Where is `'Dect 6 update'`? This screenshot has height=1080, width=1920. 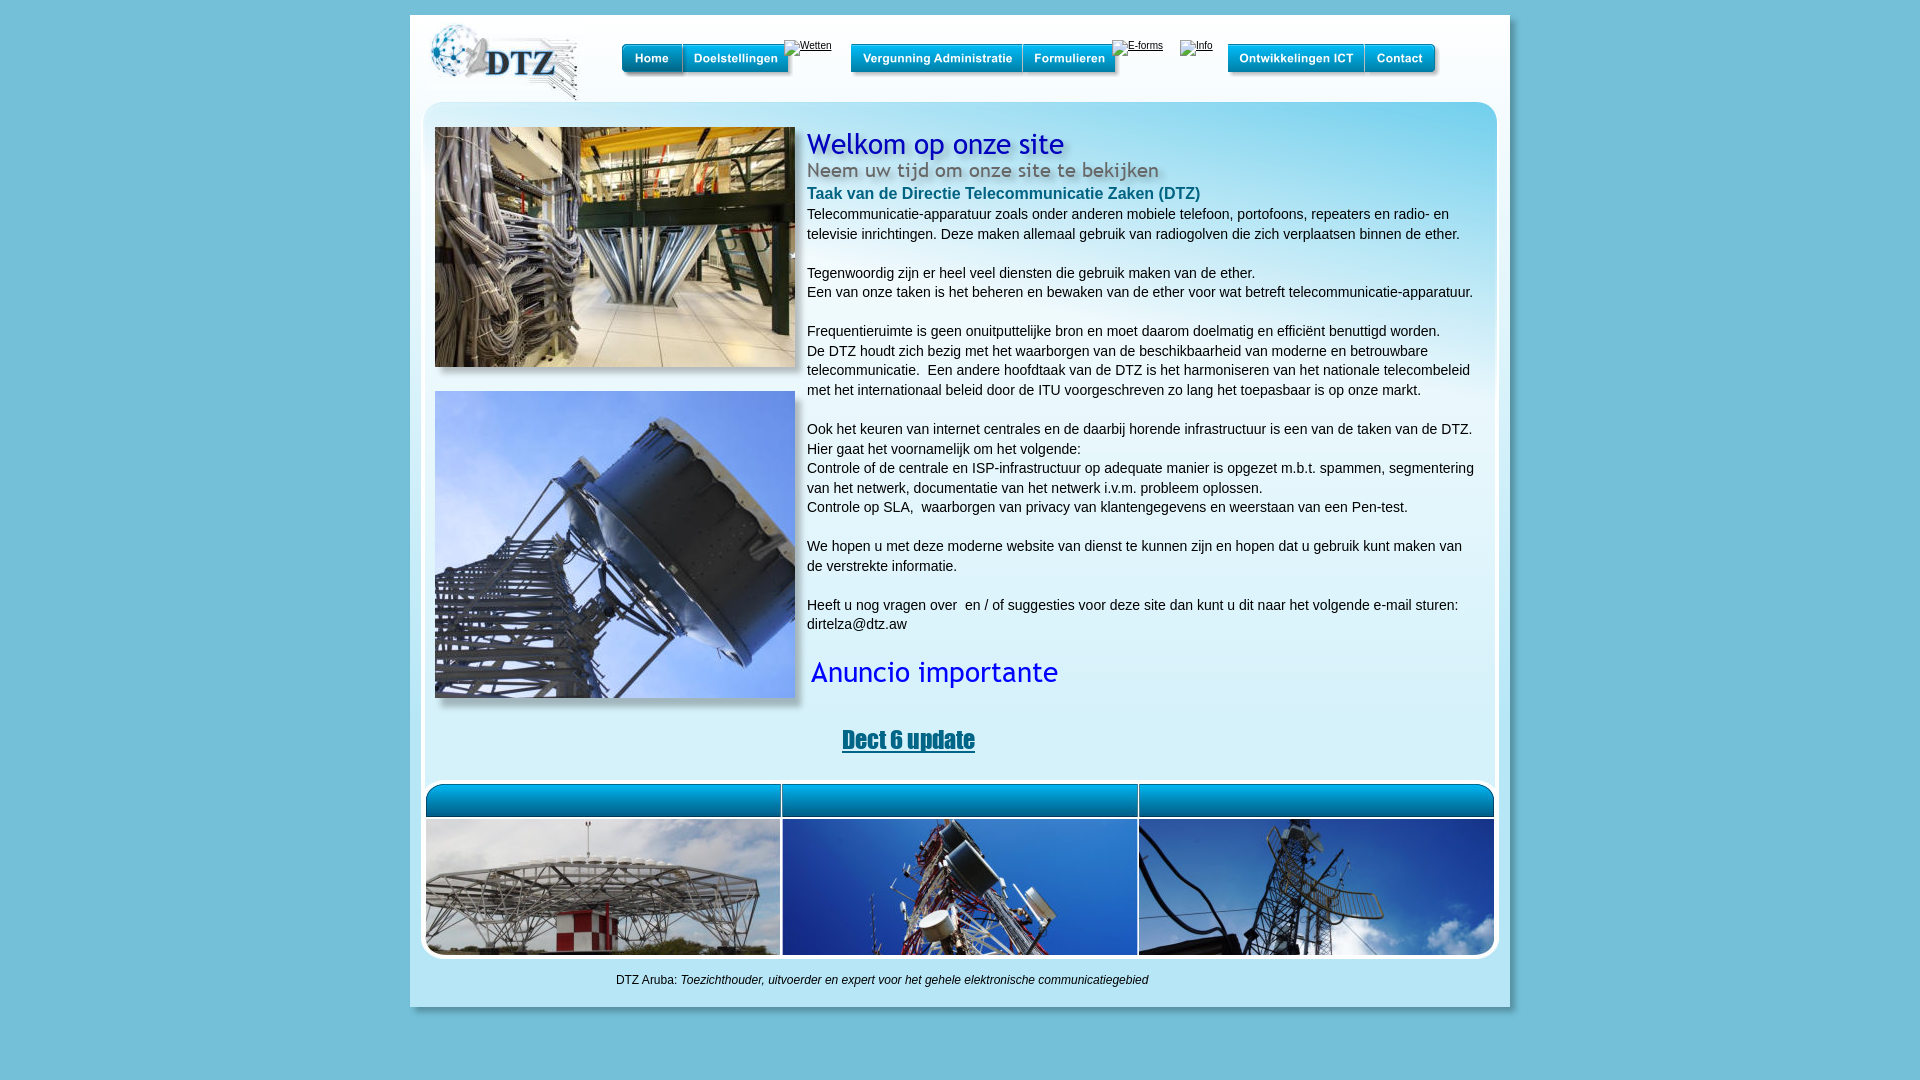
'Dect 6 update' is located at coordinates (841, 739).